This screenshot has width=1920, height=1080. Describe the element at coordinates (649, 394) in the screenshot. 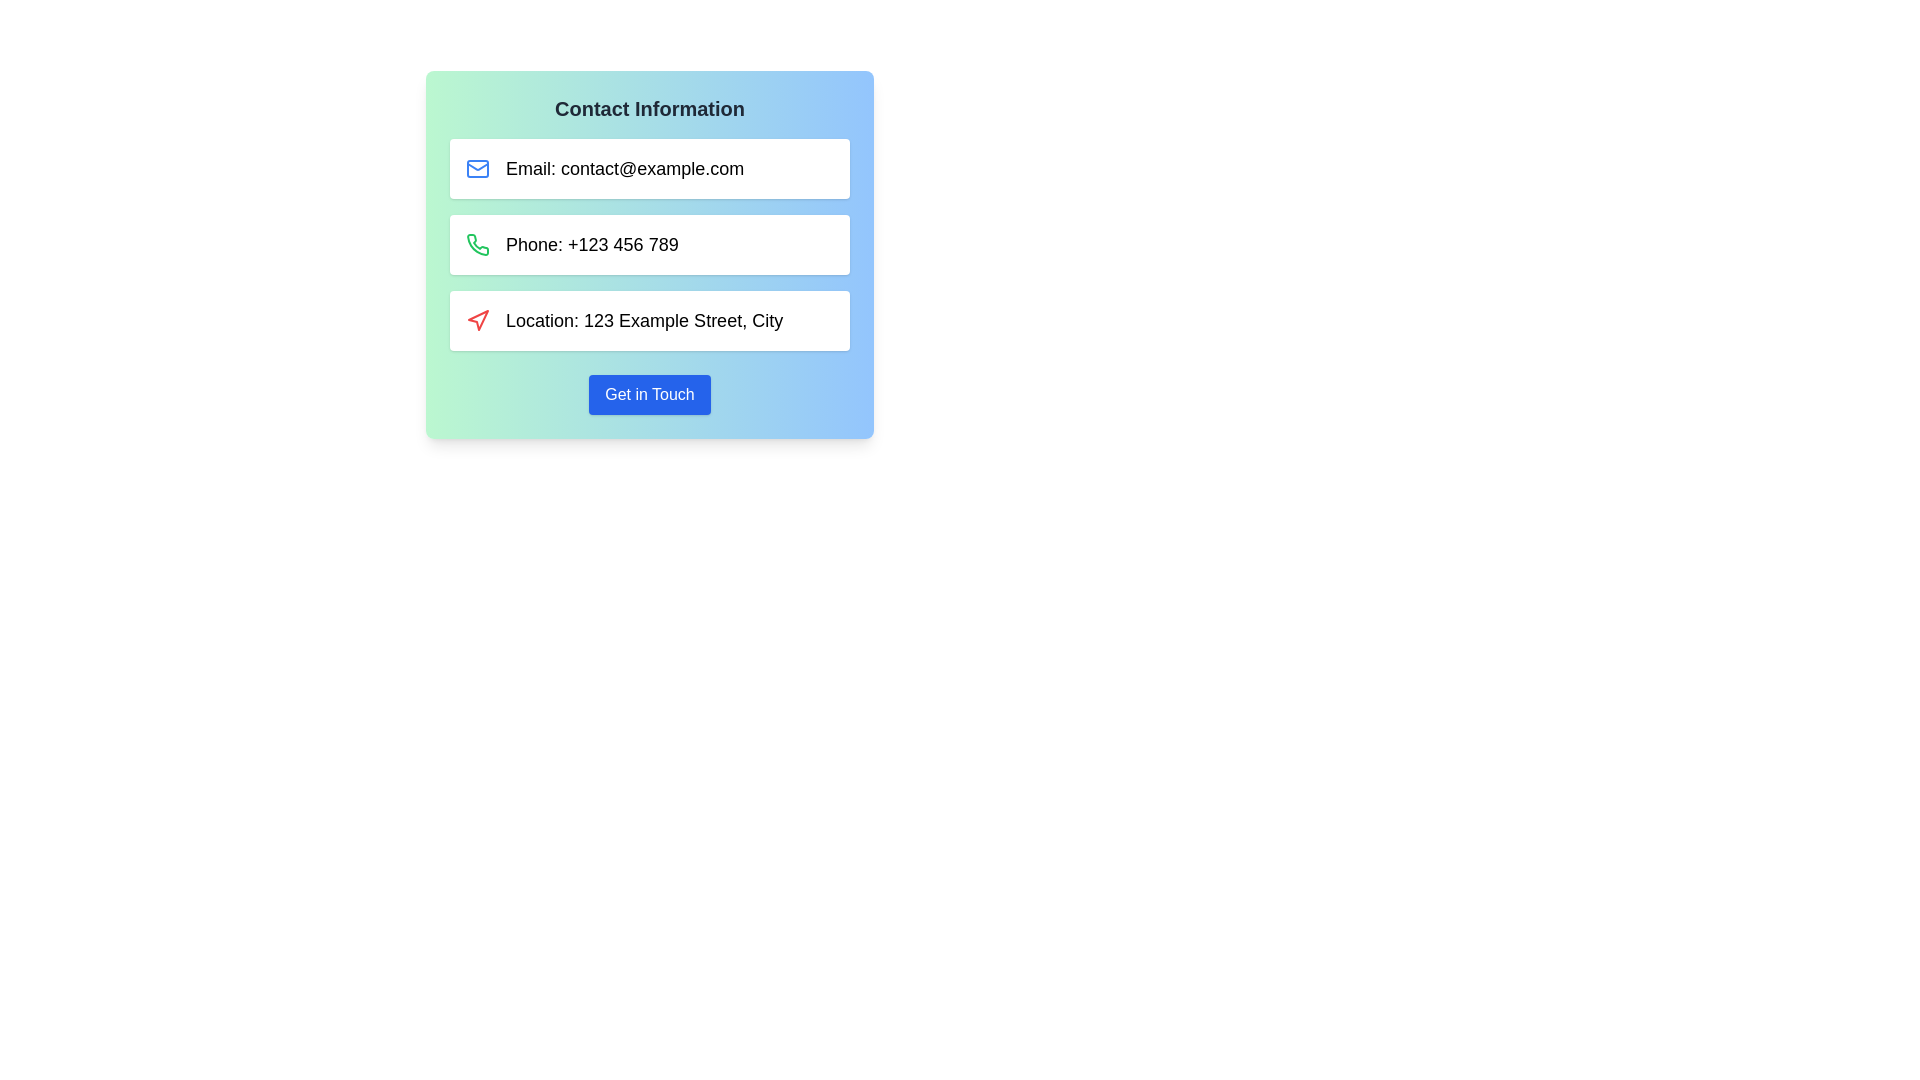

I see `the rectangular button with a blue background and white text that reads 'Get in Touch'` at that location.